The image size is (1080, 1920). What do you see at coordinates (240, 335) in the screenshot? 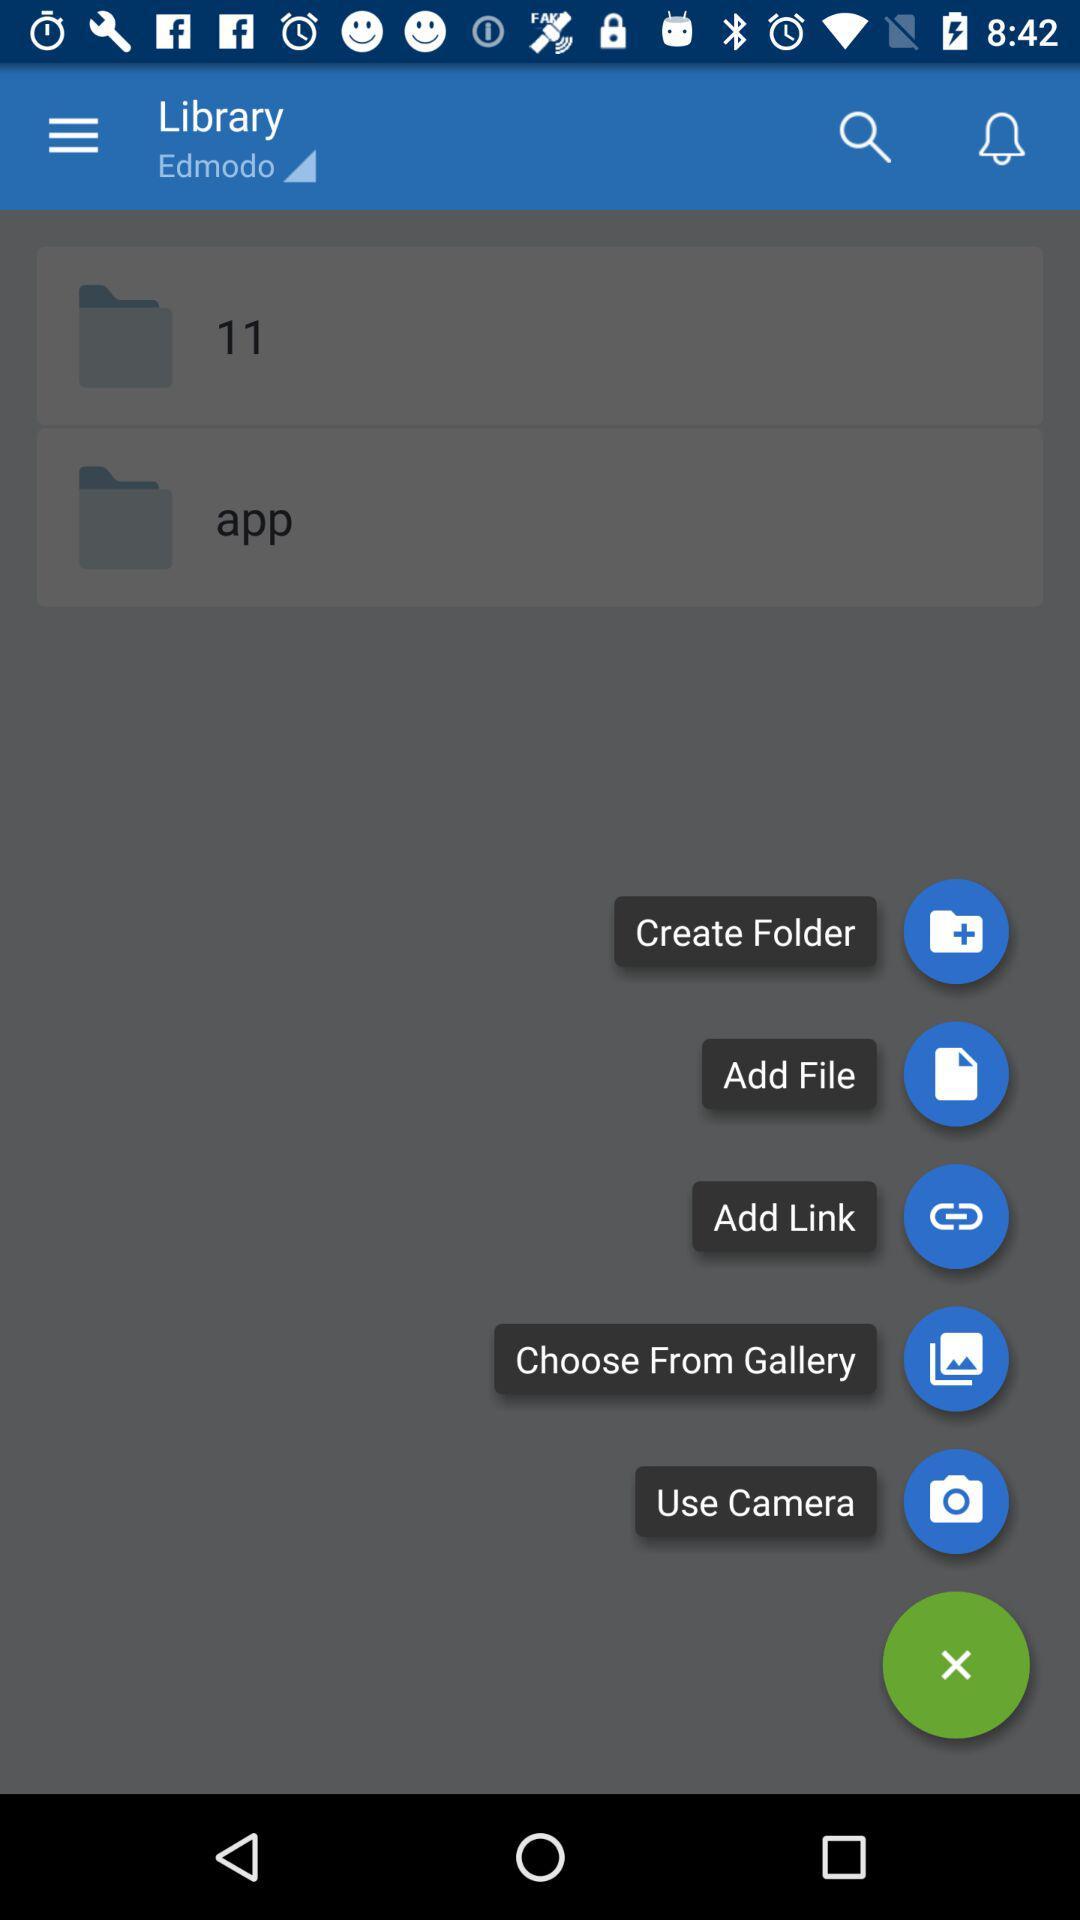
I see `the 11` at bounding box center [240, 335].